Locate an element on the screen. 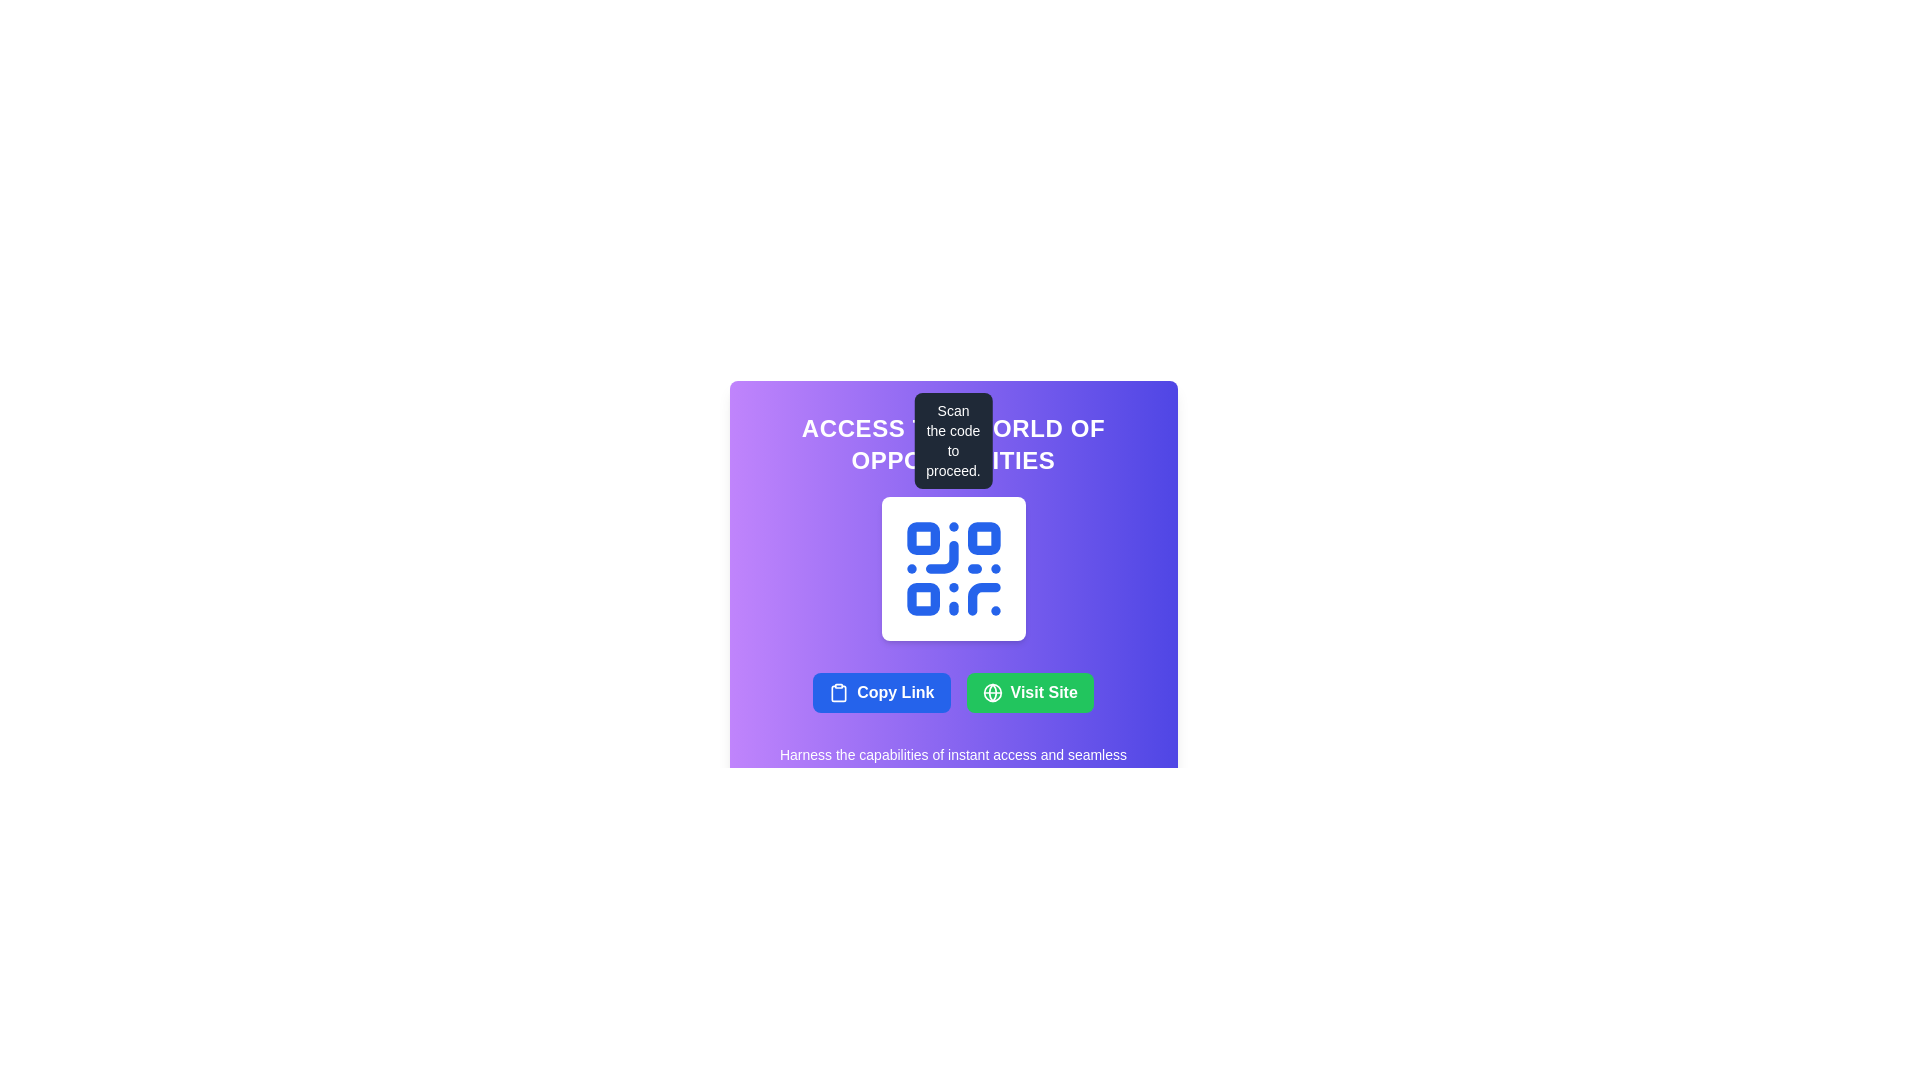 The width and height of the screenshot is (1920, 1080). the globe icon's longitudinal line element, which is part of an SVG graphic representing a global theme is located at coordinates (992, 692).